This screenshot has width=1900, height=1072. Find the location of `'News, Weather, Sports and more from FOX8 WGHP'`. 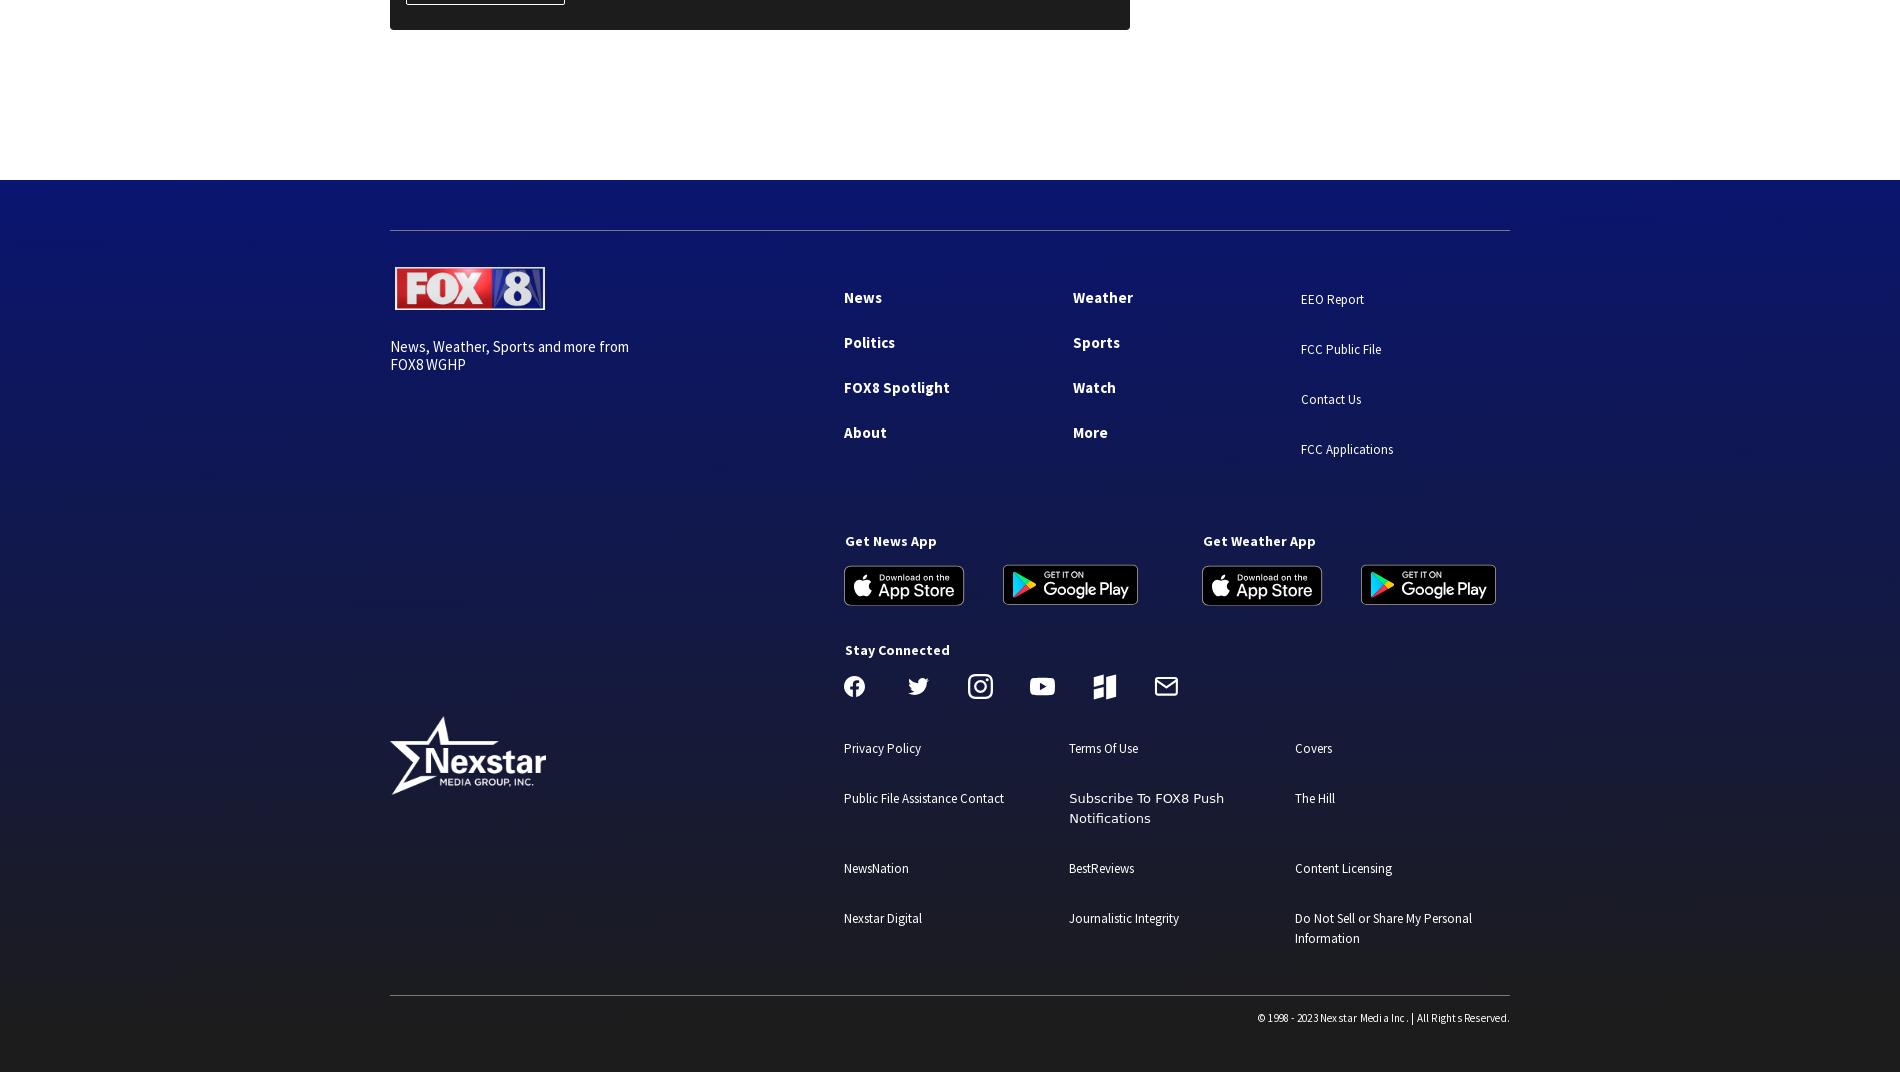

'News, Weather, Sports and more from FOX8 WGHP' is located at coordinates (509, 355).